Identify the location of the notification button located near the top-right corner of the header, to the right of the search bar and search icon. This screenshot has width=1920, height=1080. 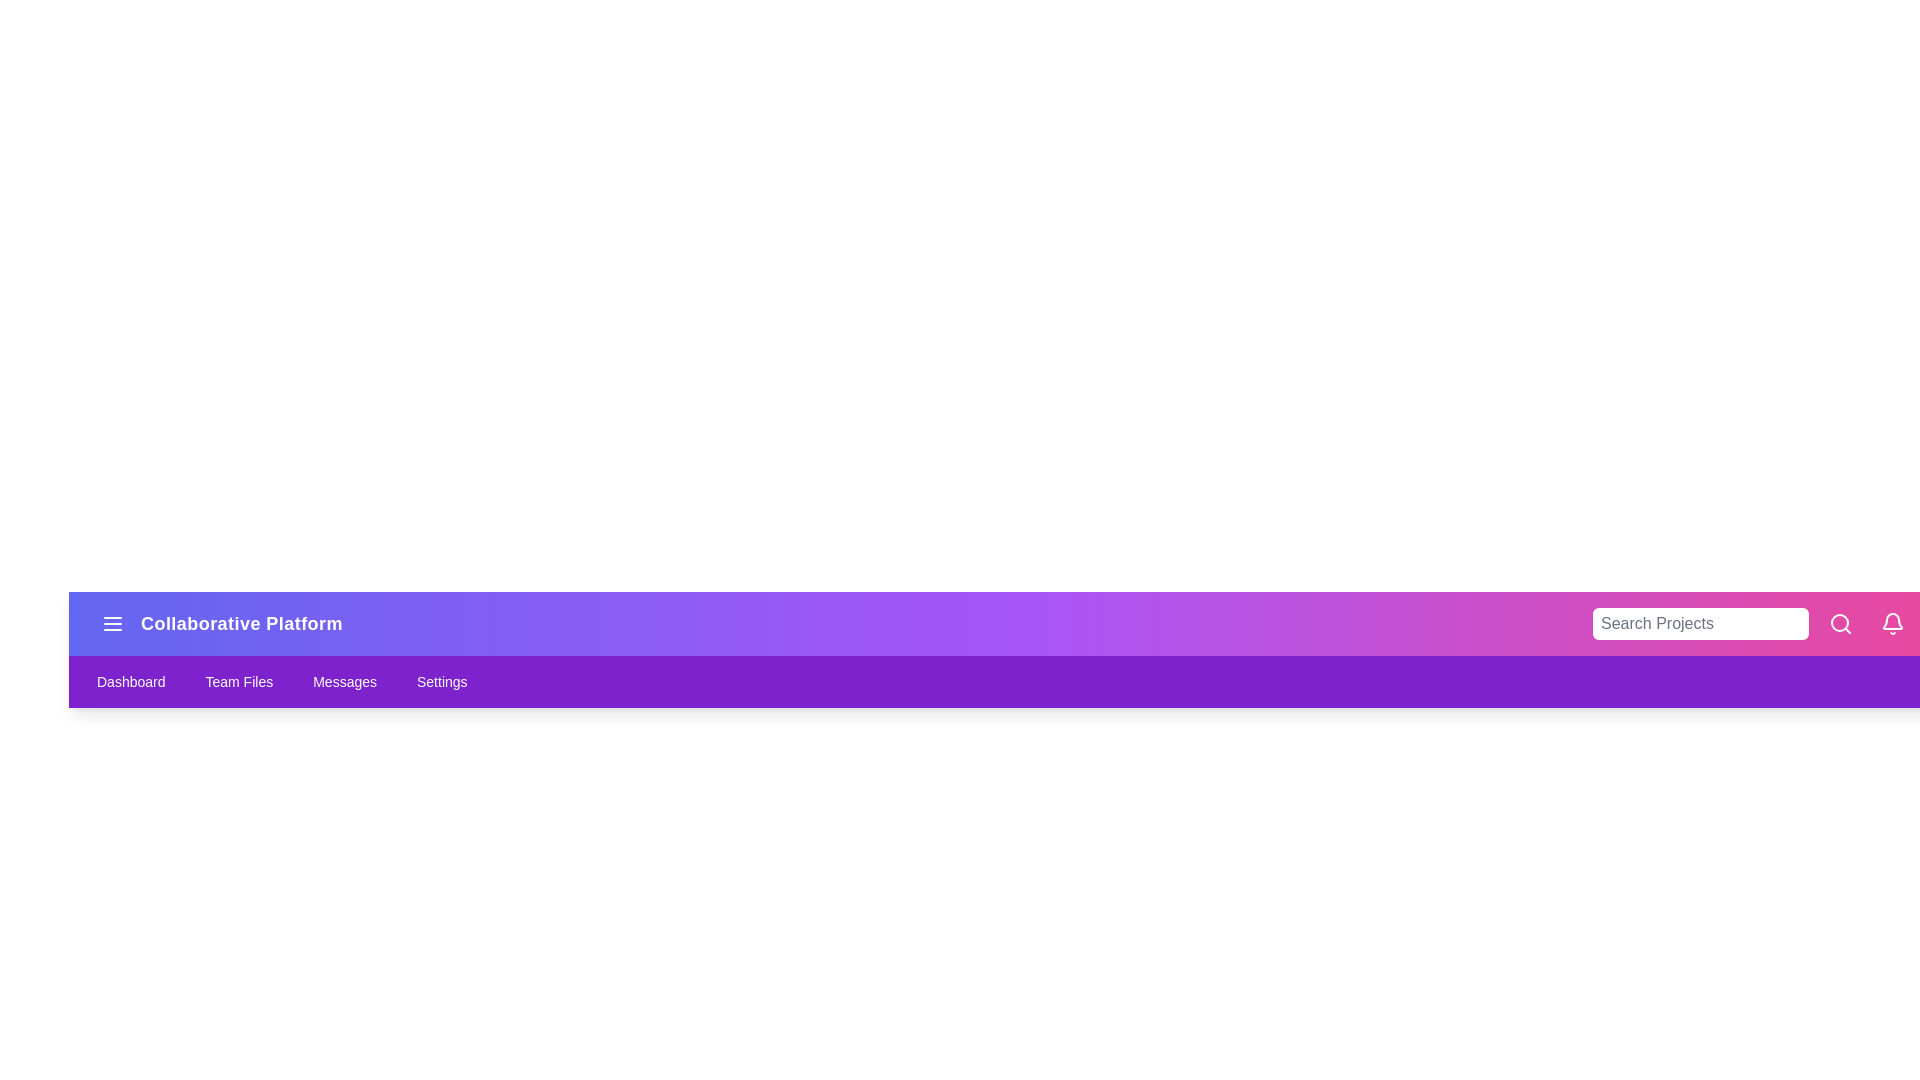
(1891, 623).